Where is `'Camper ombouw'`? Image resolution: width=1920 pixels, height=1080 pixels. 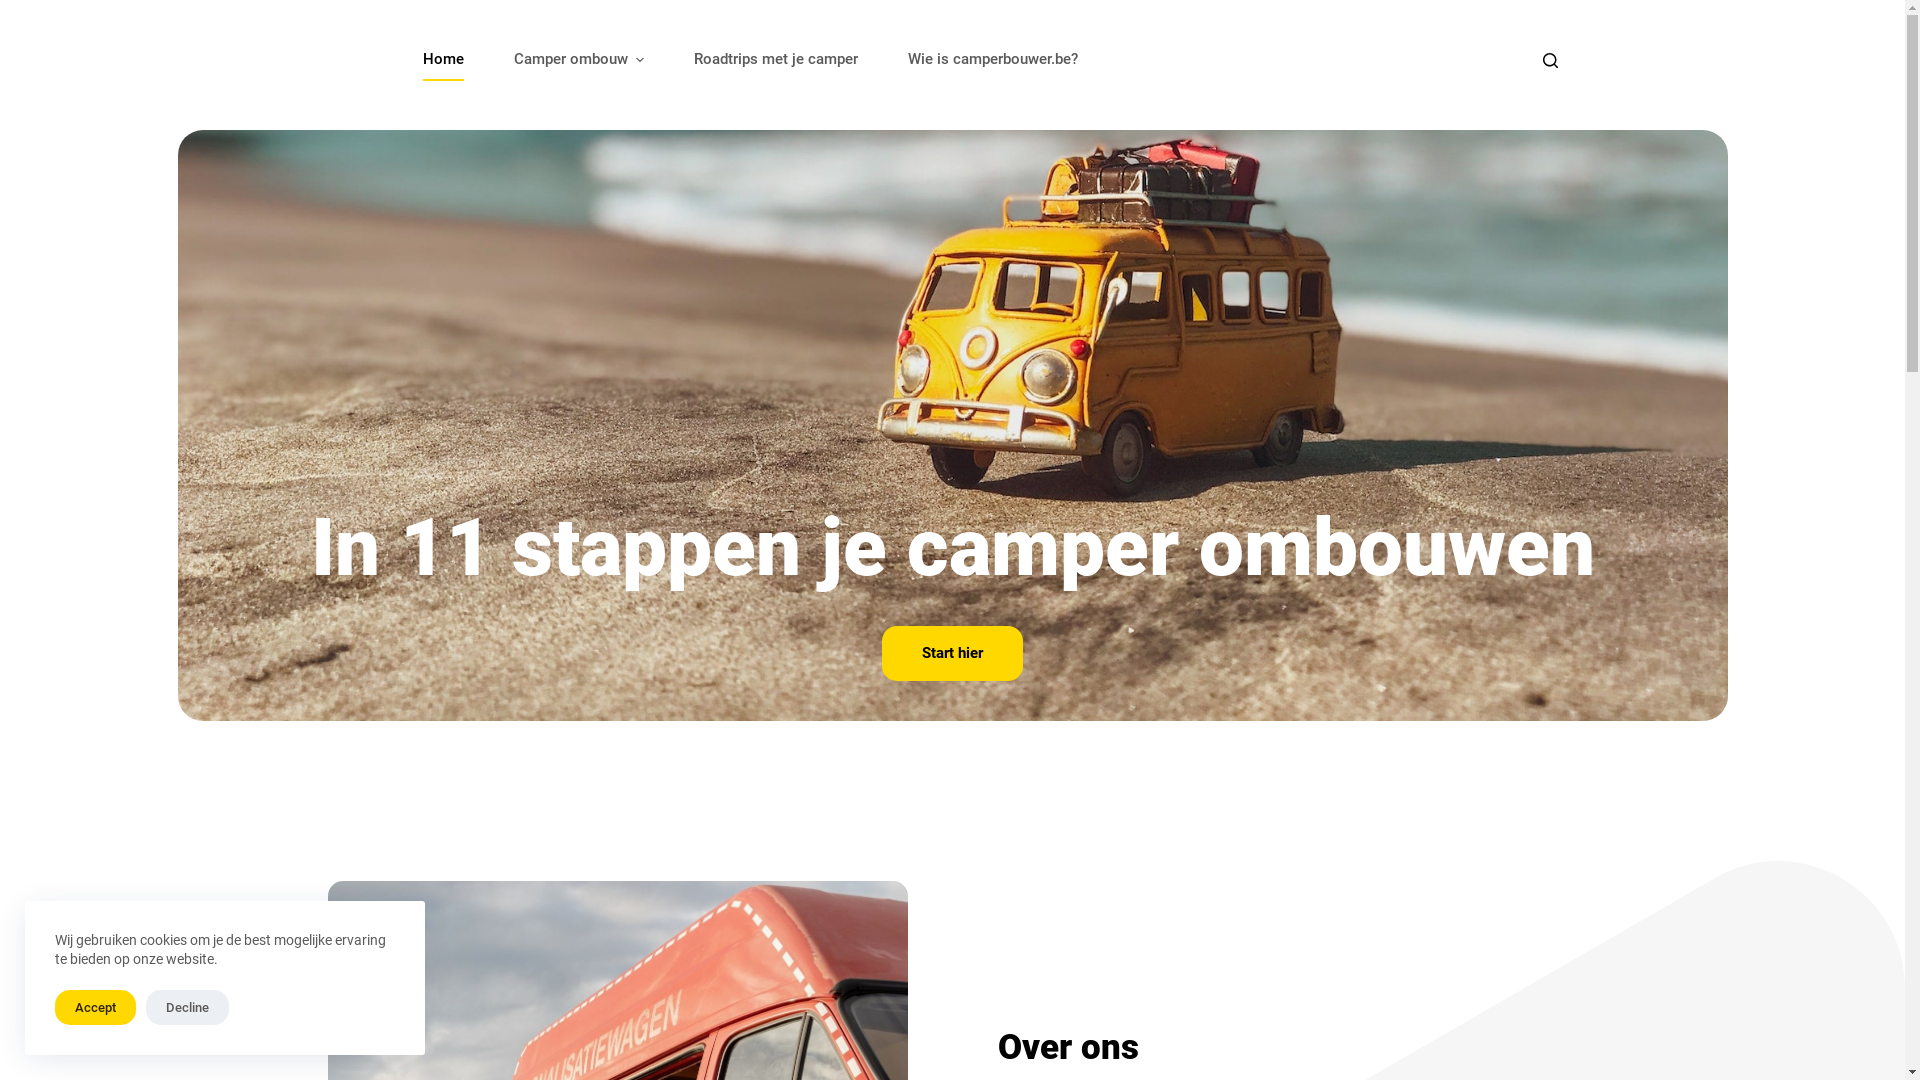 'Camper ombouw' is located at coordinates (576, 59).